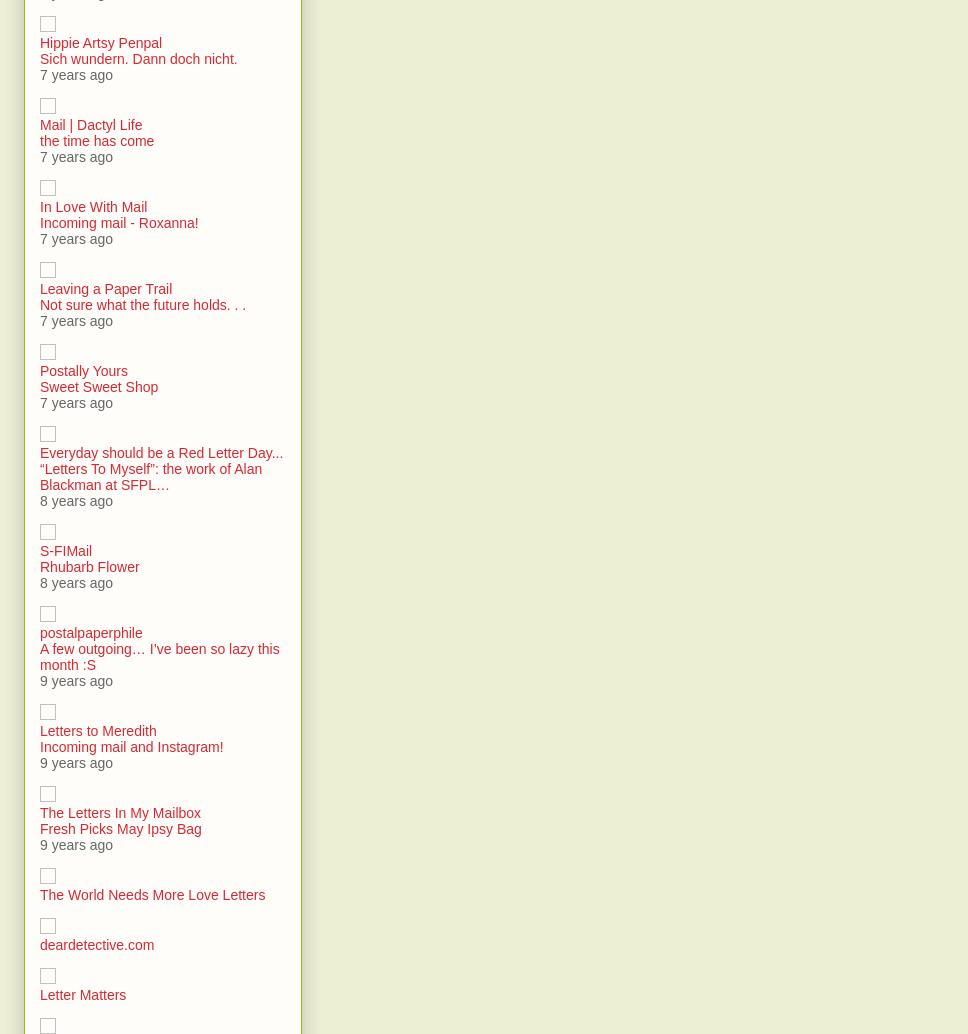  I want to click on 'A few outgoing… I’ve been so lazy this month :S', so click(158, 657).